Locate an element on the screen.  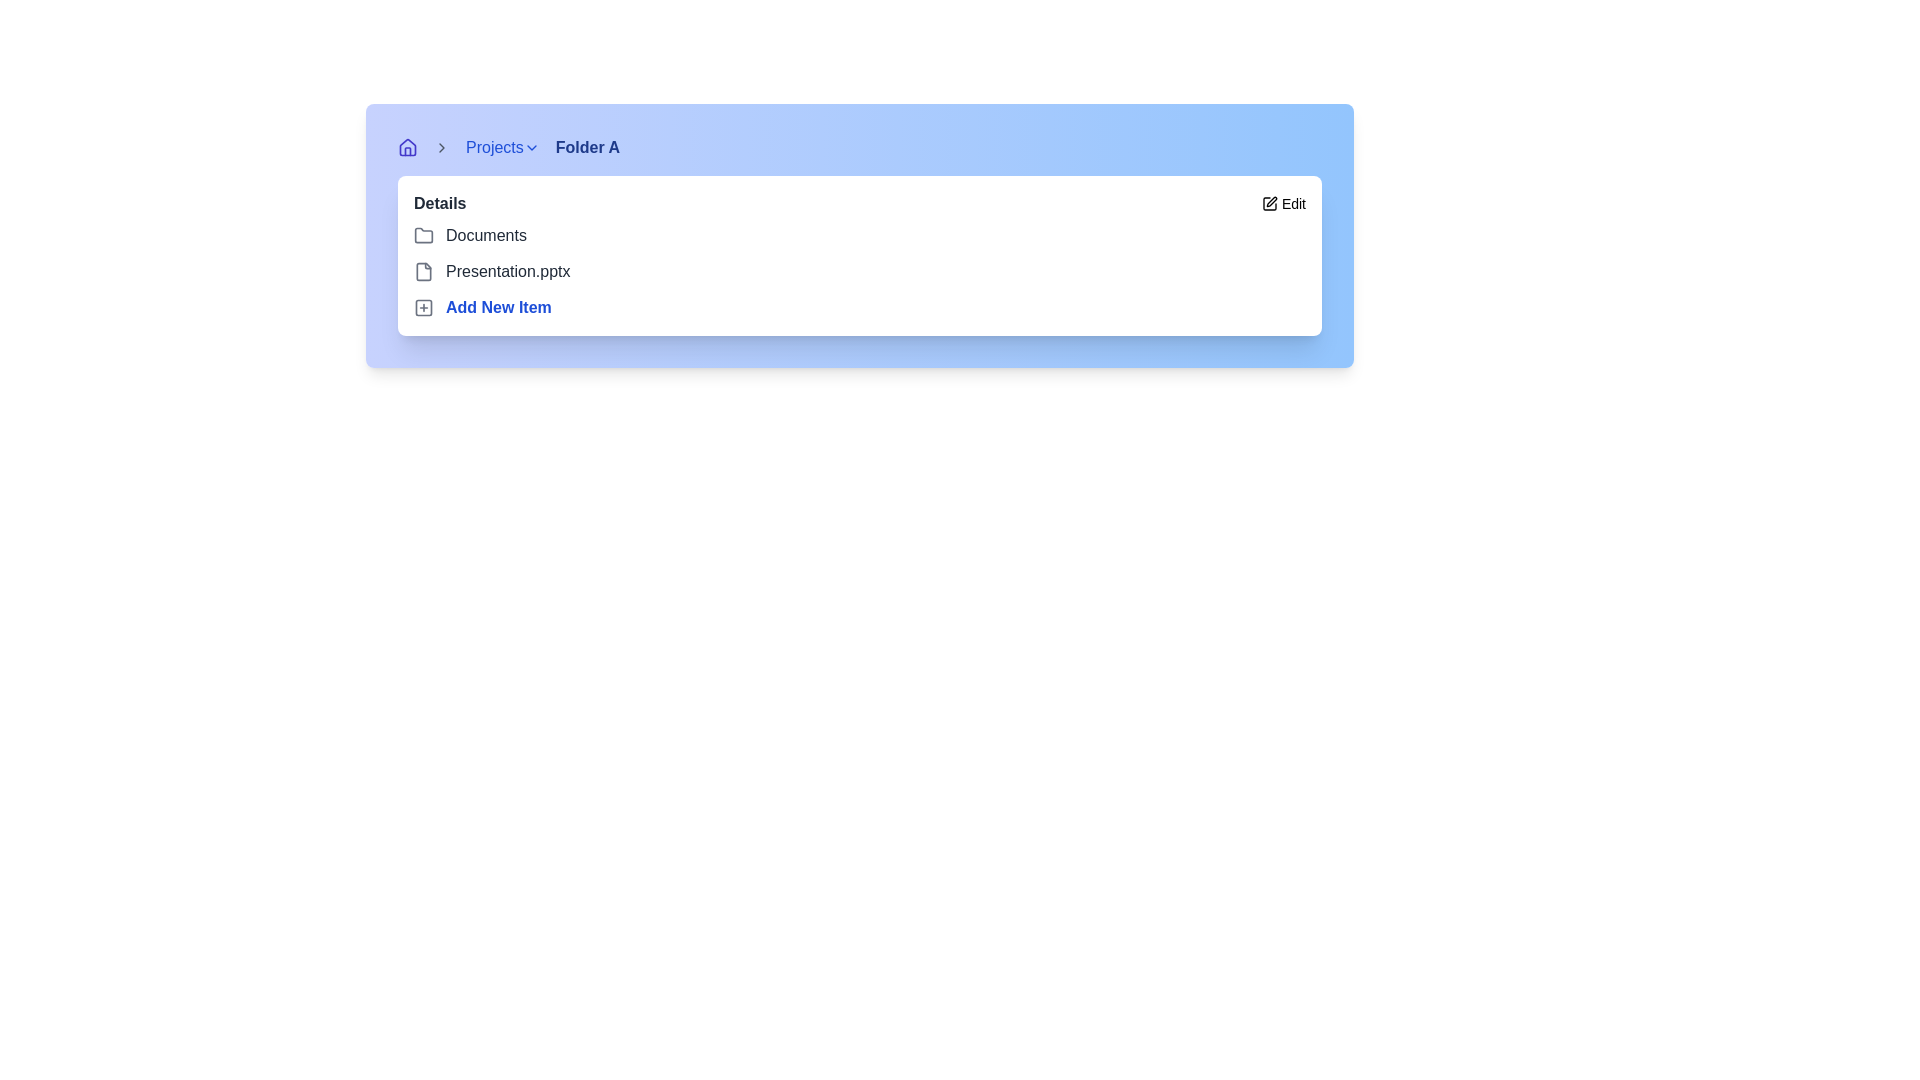
the file icon representing 'Presentation.pptx' located in the 'Details' section, which is styled with a gray color and a classic paper-like outline design is located at coordinates (422, 272).